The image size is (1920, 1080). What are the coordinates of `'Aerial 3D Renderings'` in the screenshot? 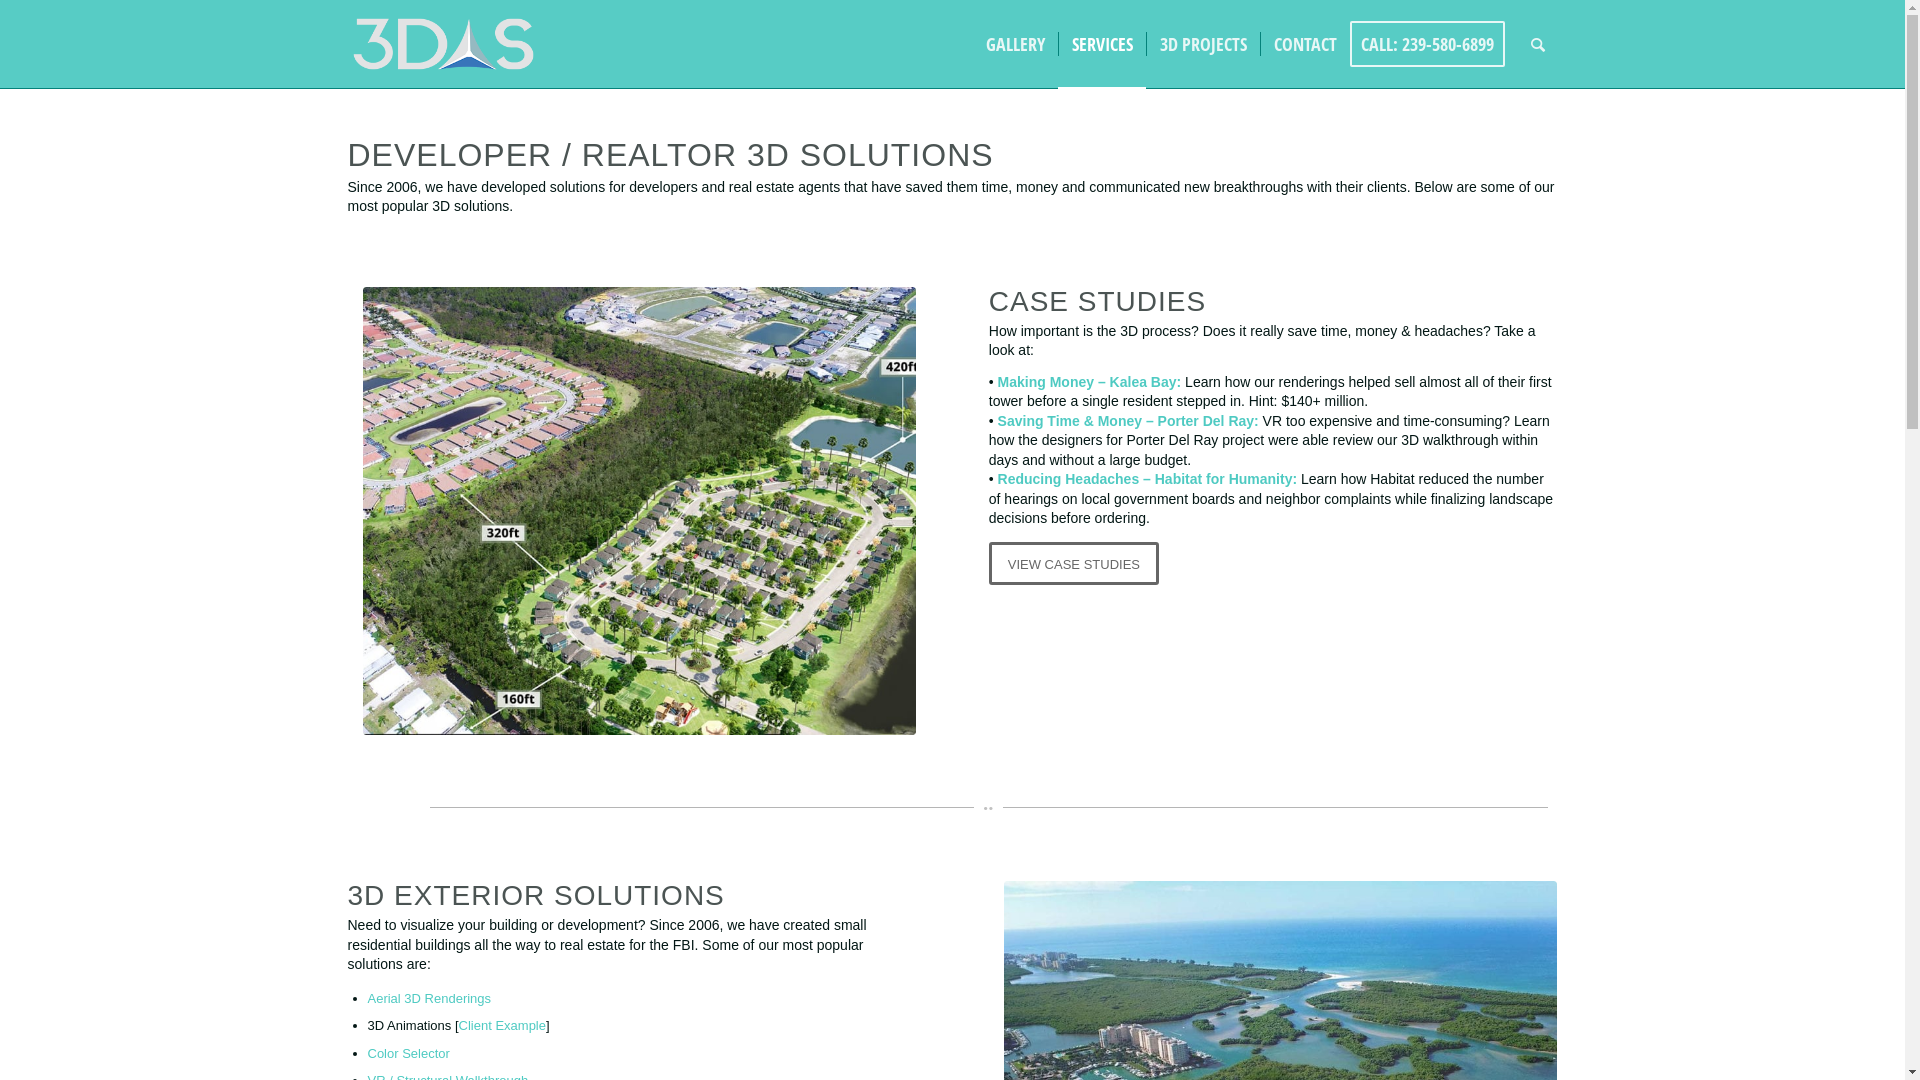 It's located at (429, 998).